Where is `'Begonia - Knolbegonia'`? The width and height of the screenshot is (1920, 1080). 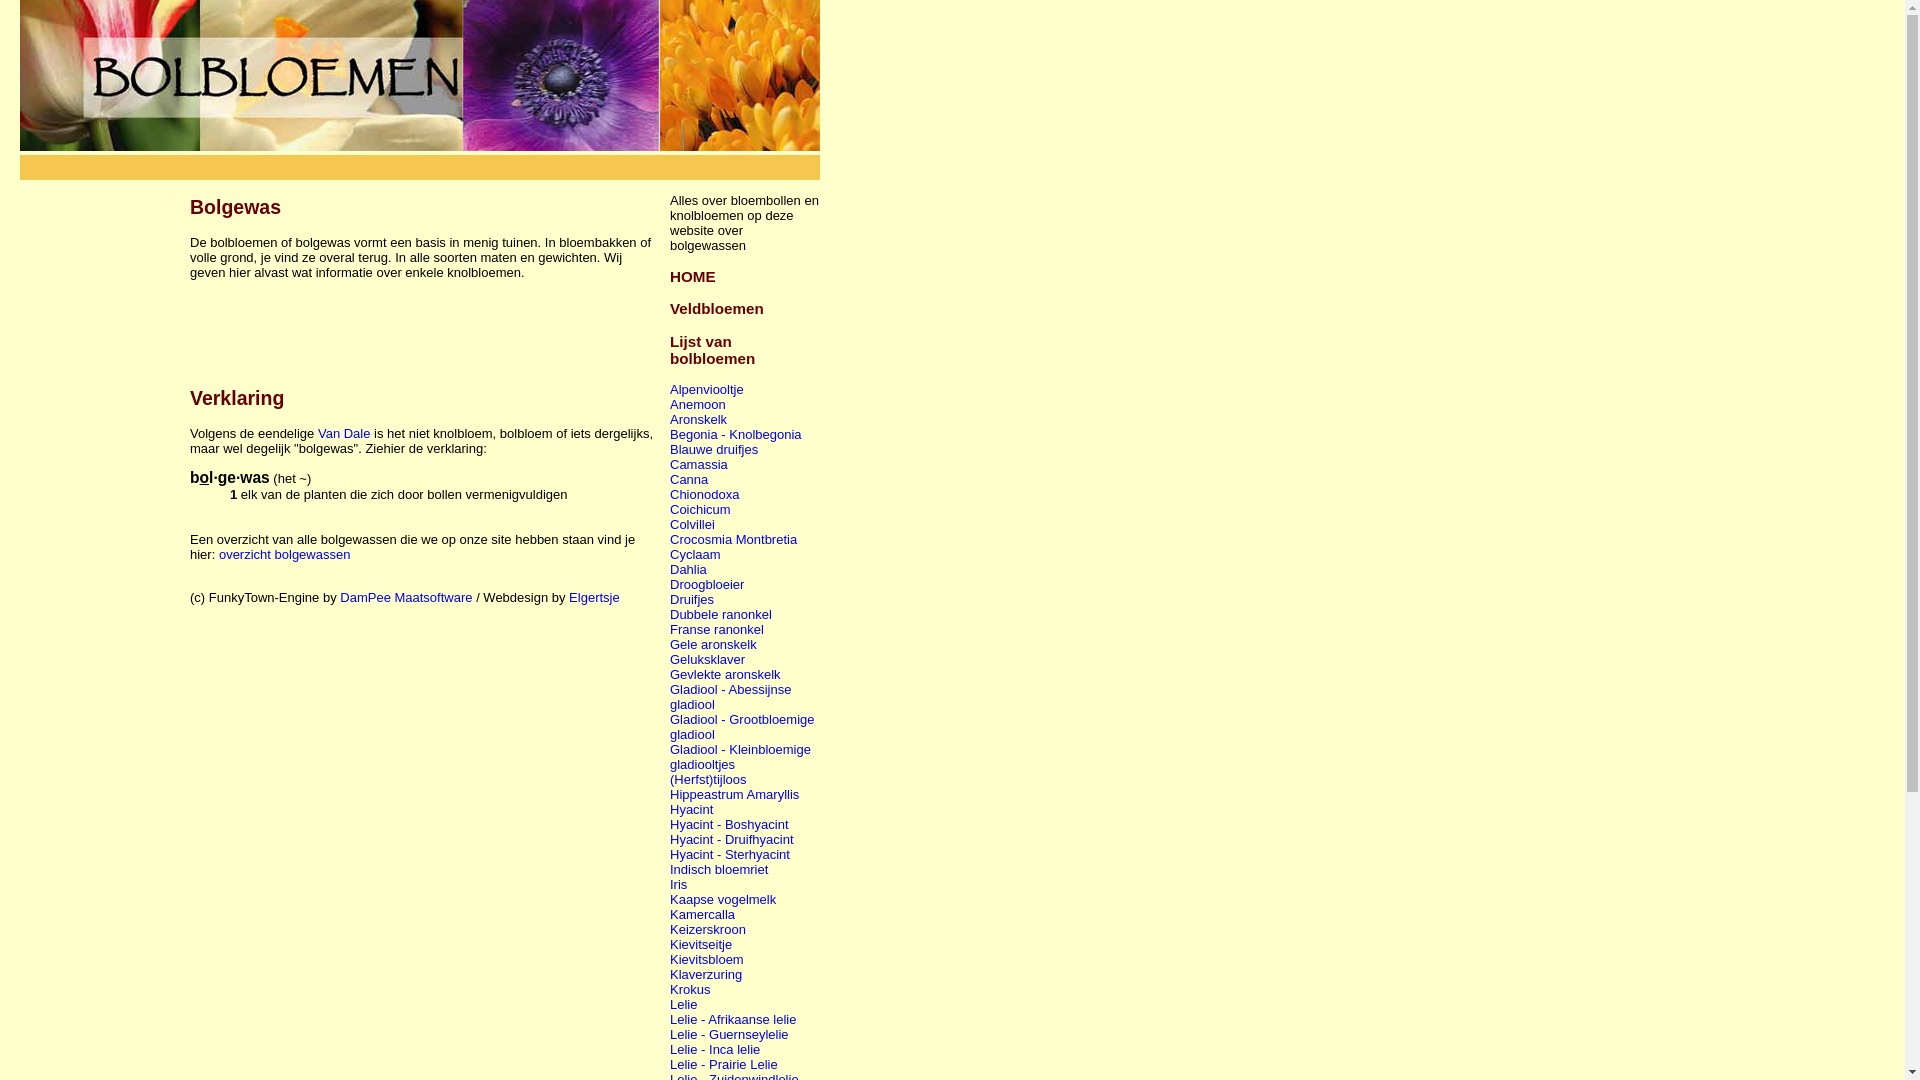 'Begonia - Knolbegonia' is located at coordinates (734, 433).